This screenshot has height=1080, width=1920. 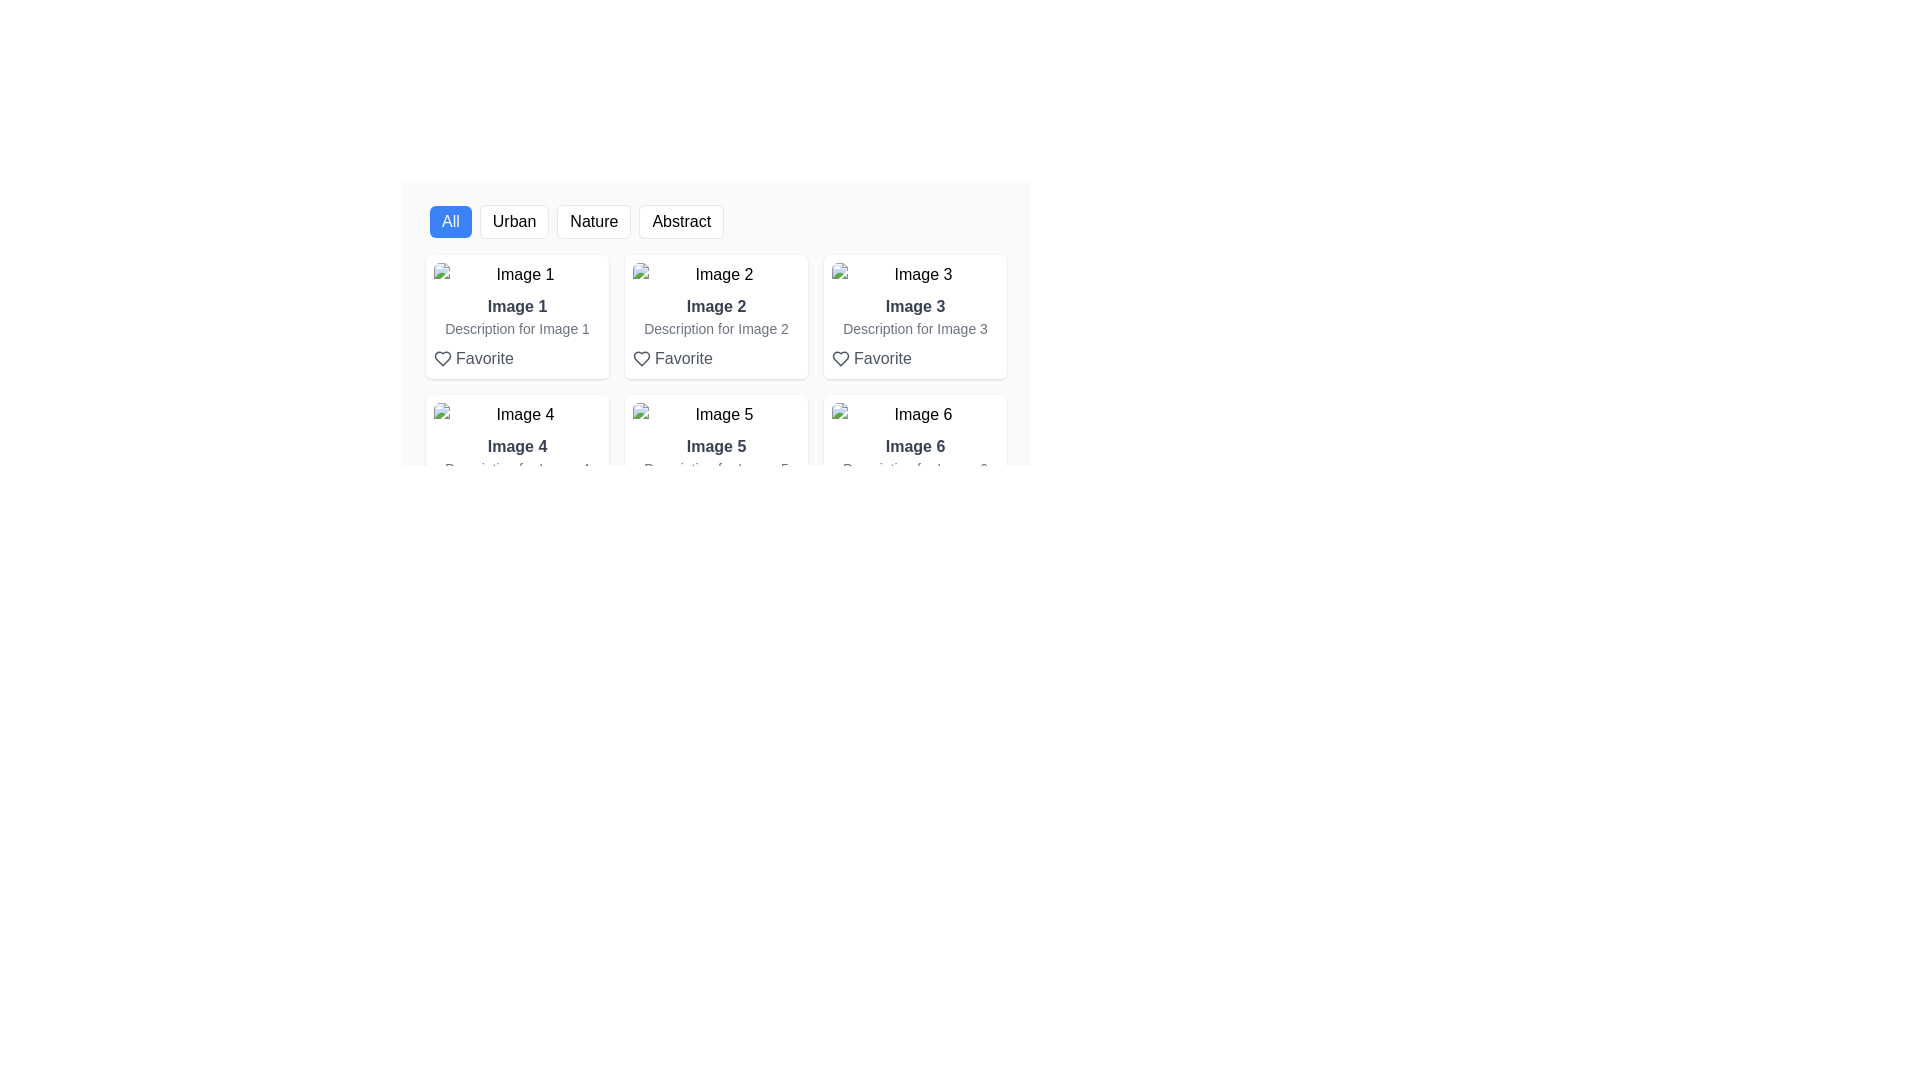 What do you see at coordinates (716, 469) in the screenshot?
I see `the Text label that provides a description for 'Image 5', positioned below the 'Image 5' title label` at bounding box center [716, 469].